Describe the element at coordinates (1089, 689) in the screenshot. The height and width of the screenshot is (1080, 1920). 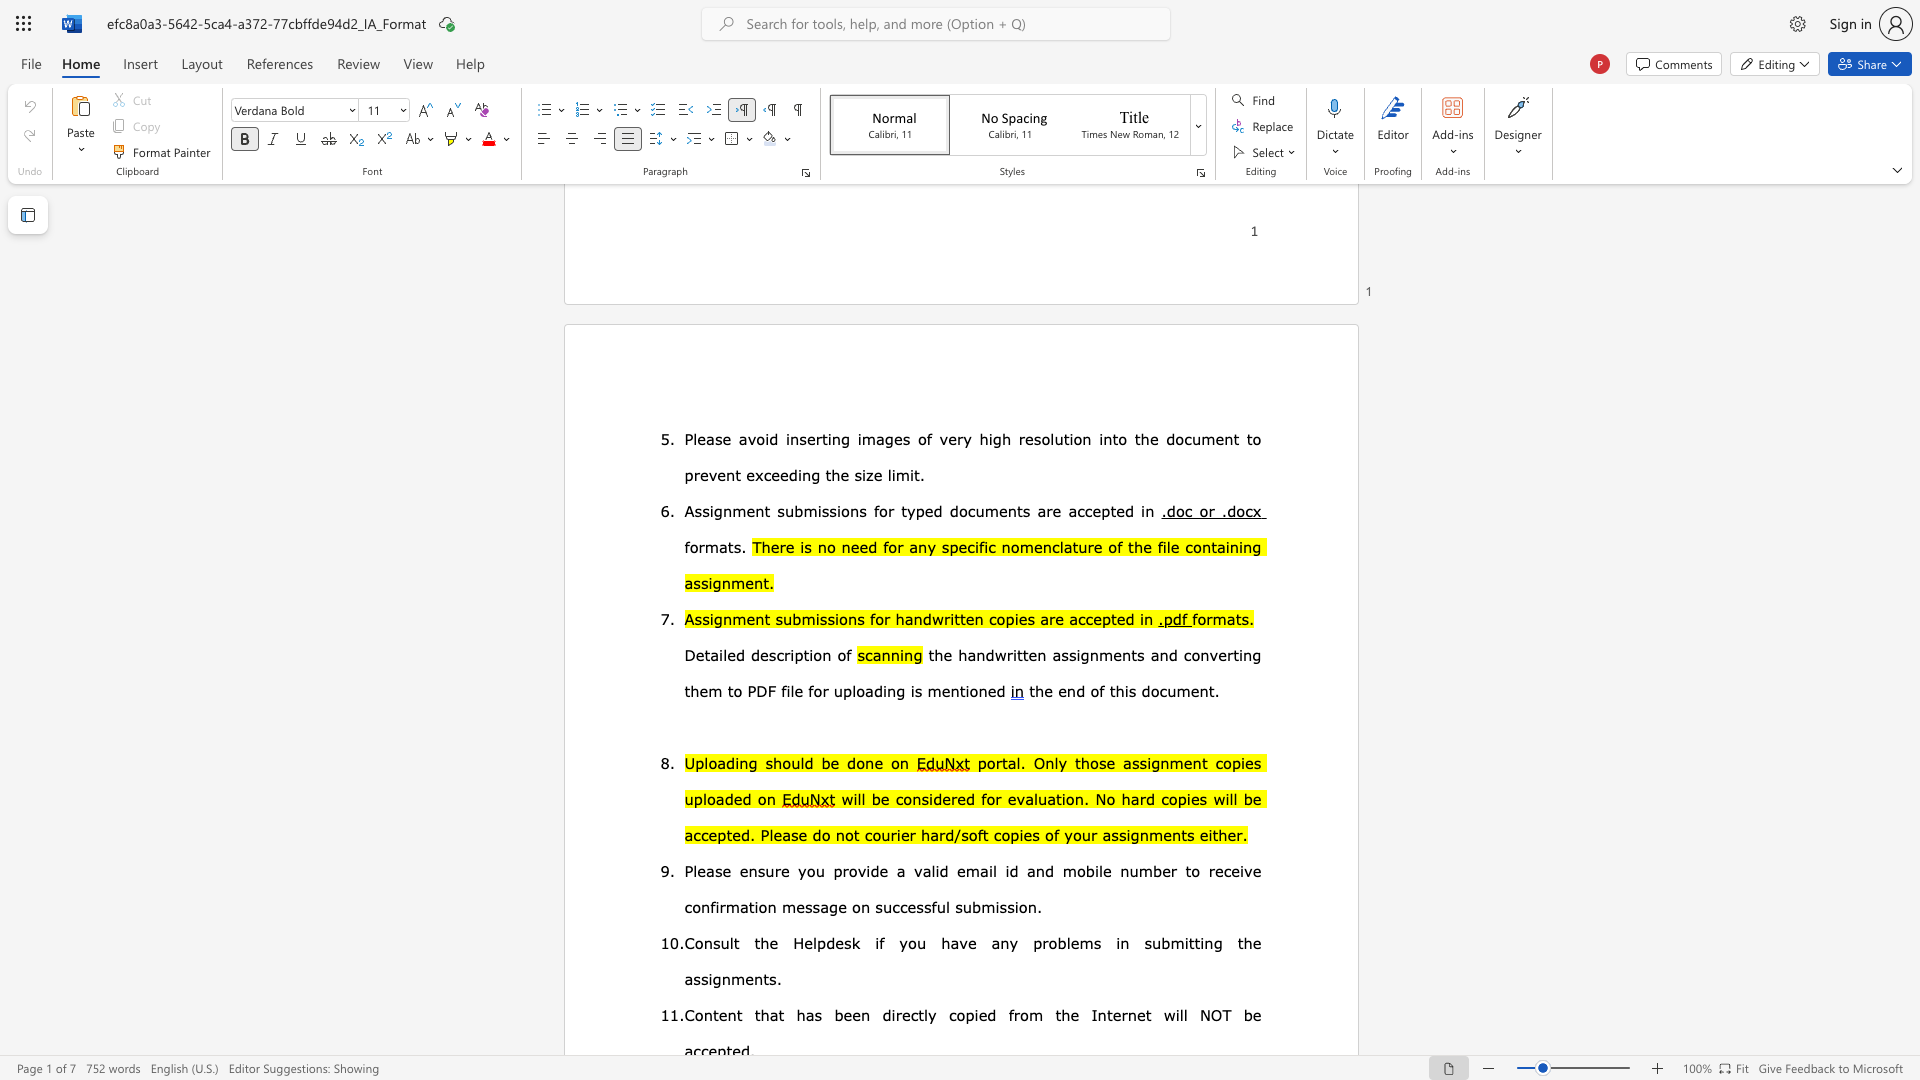
I see `the subset text "of this docume" within the text "the end of this document."` at that location.